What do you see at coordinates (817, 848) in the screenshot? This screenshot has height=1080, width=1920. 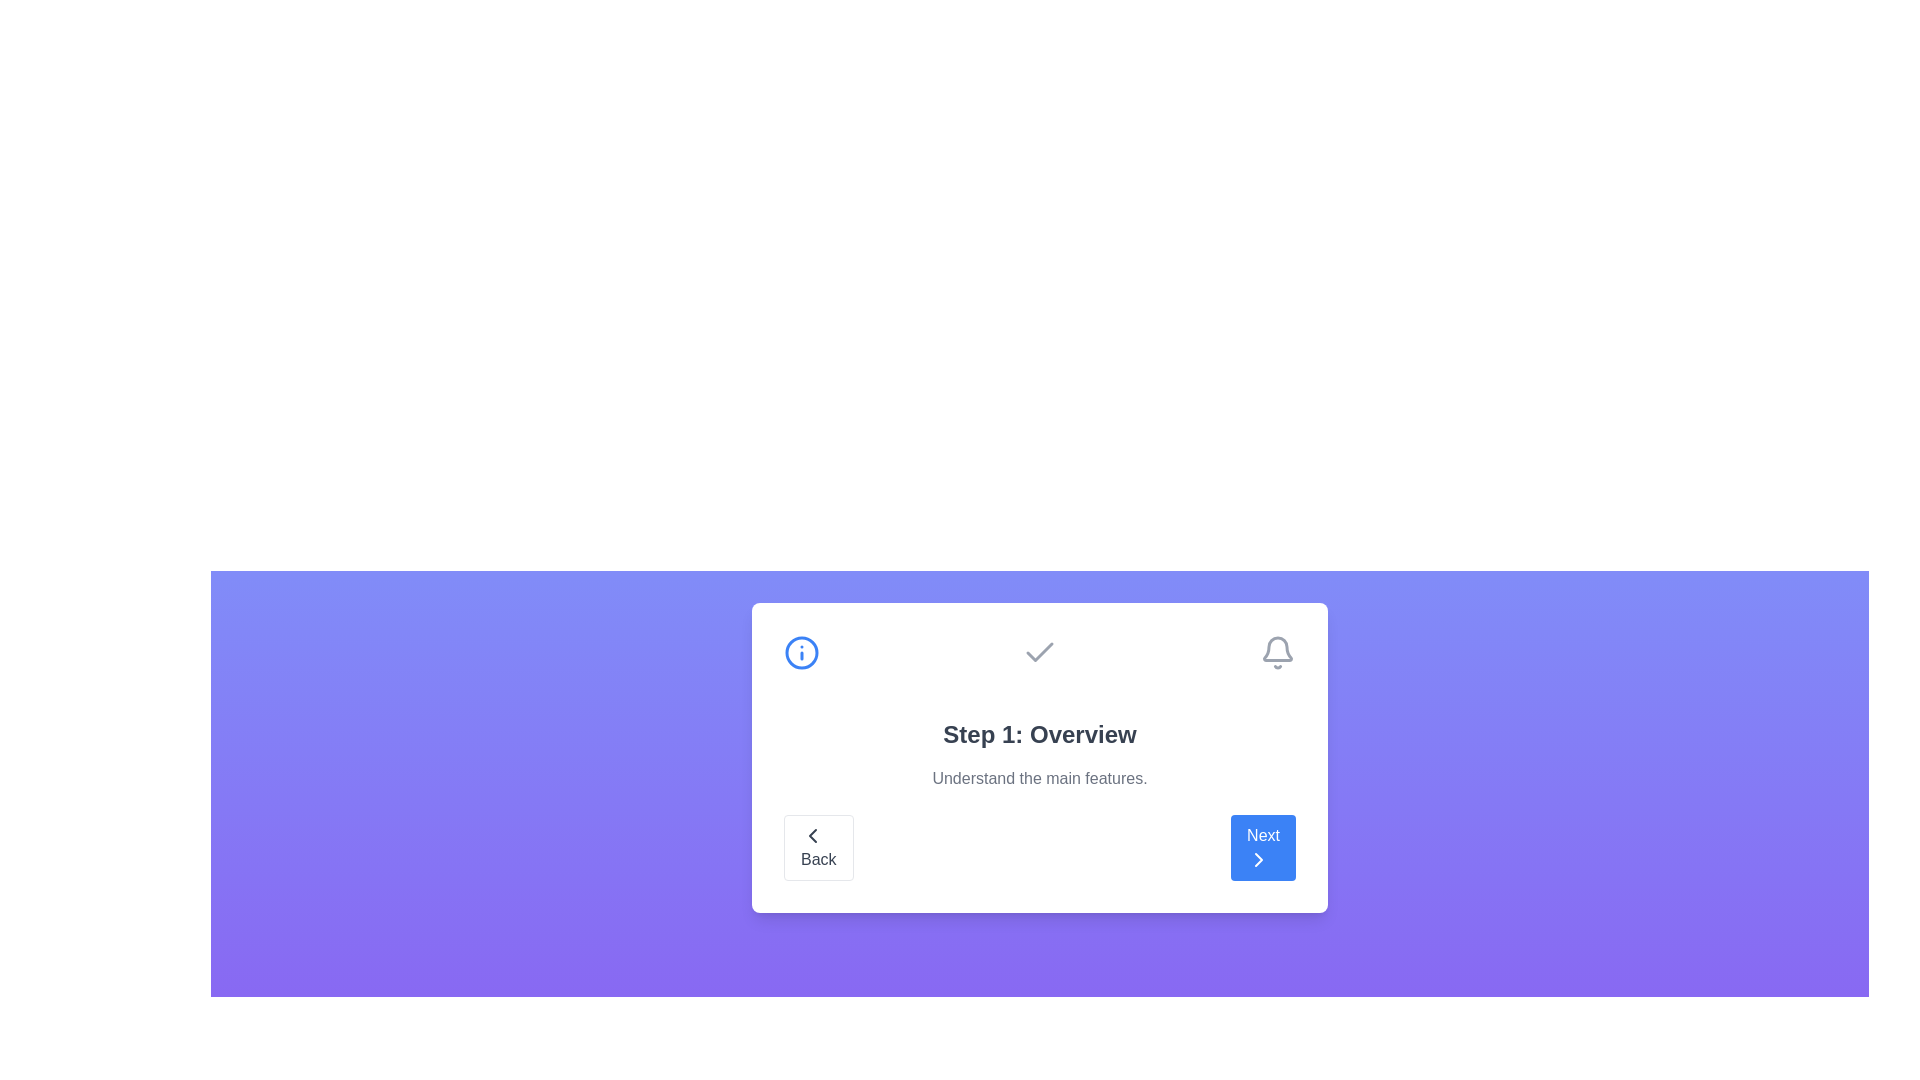 I see `the 'Back' button to navigate to the previous step` at bounding box center [817, 848].